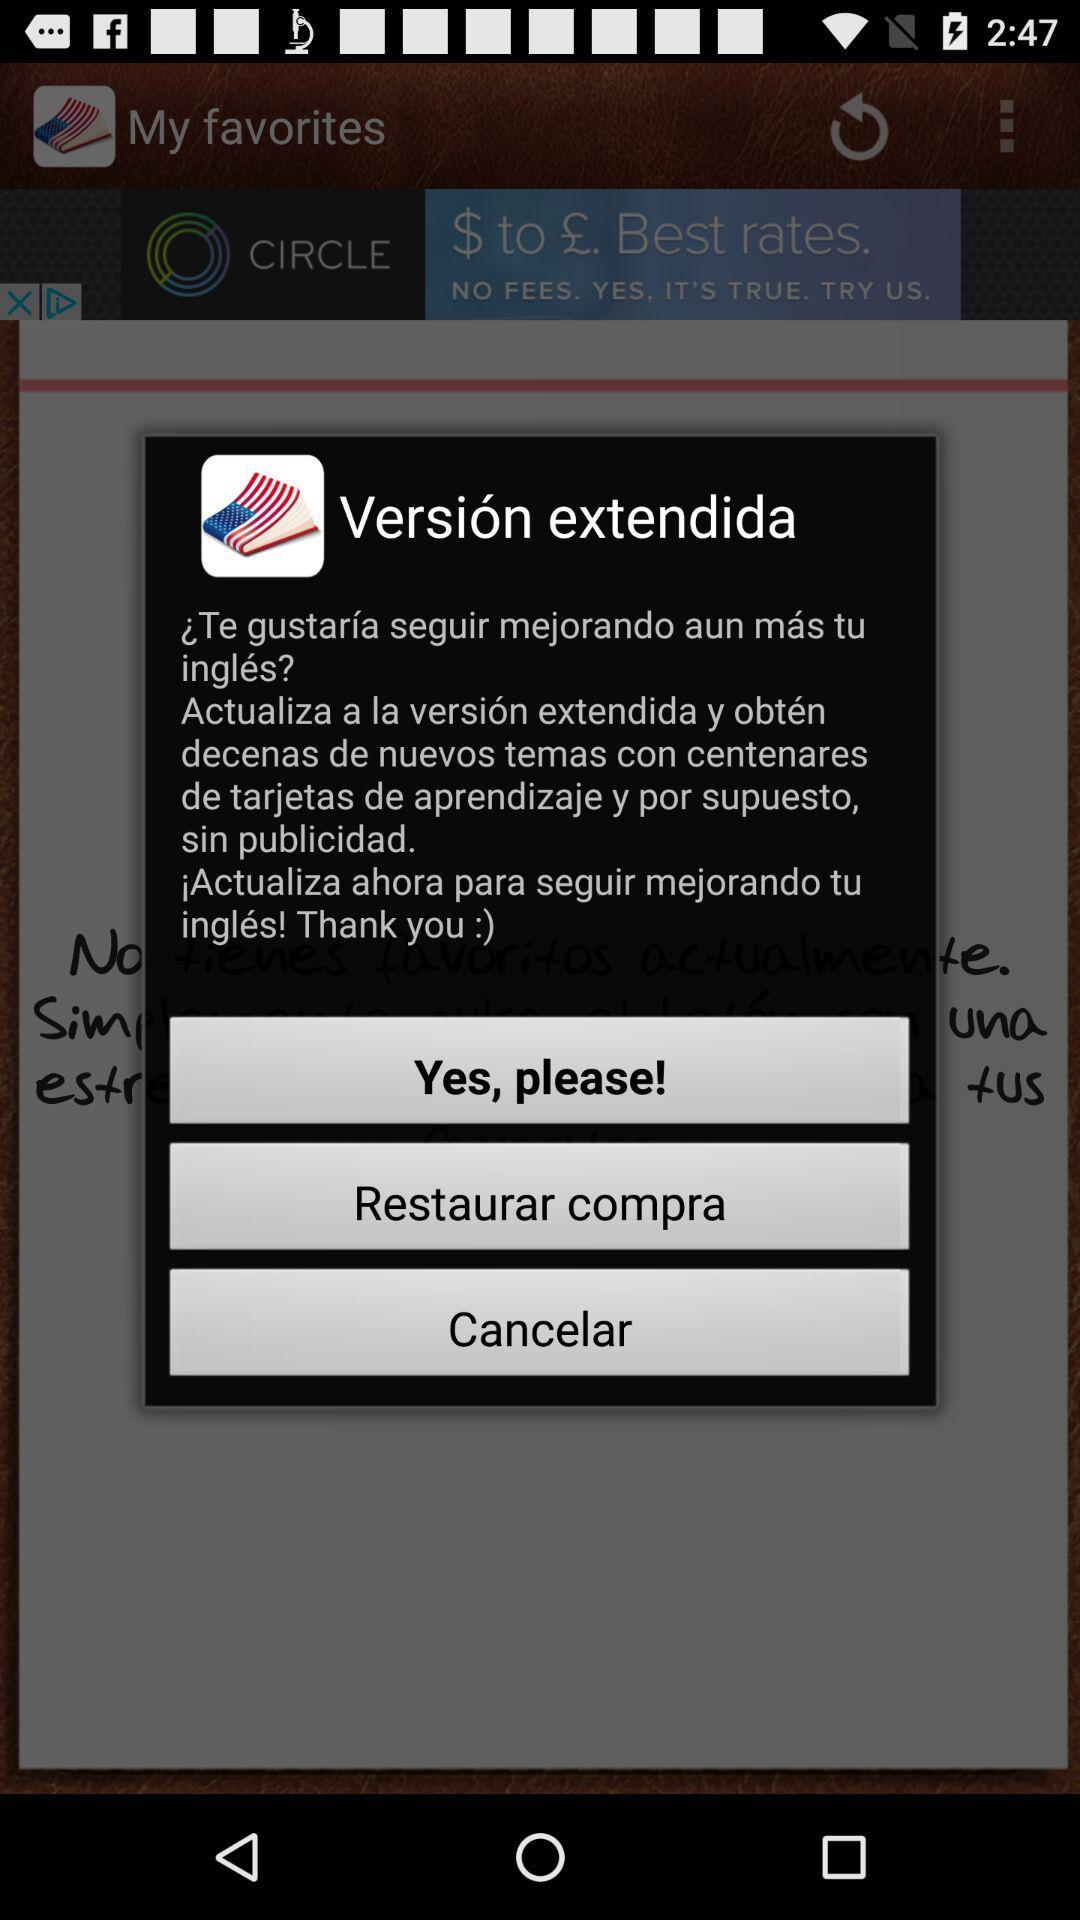 This screenshot has height=1920, width=1080. I want to click on the item below the restaurar compra, so click(540, 1328).